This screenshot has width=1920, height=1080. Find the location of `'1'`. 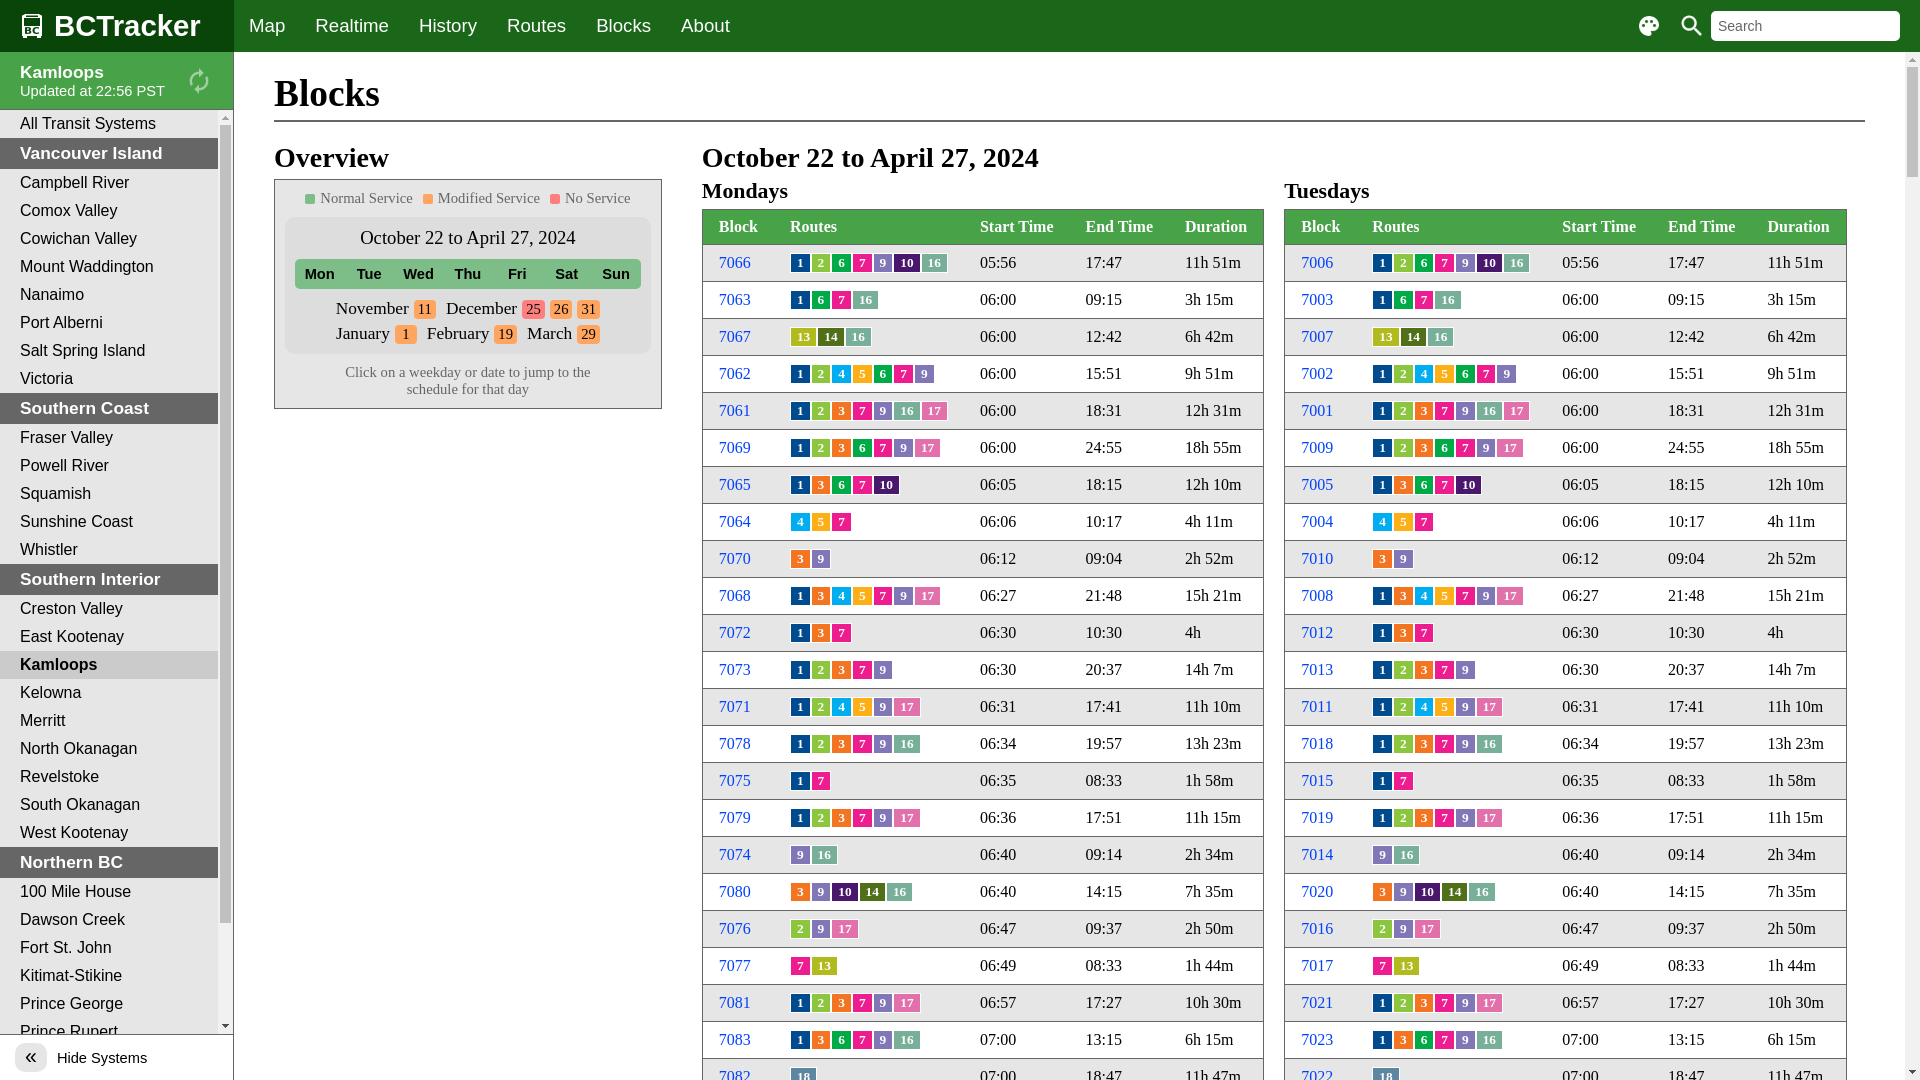

'1' is located at coordinates (1381, 300).